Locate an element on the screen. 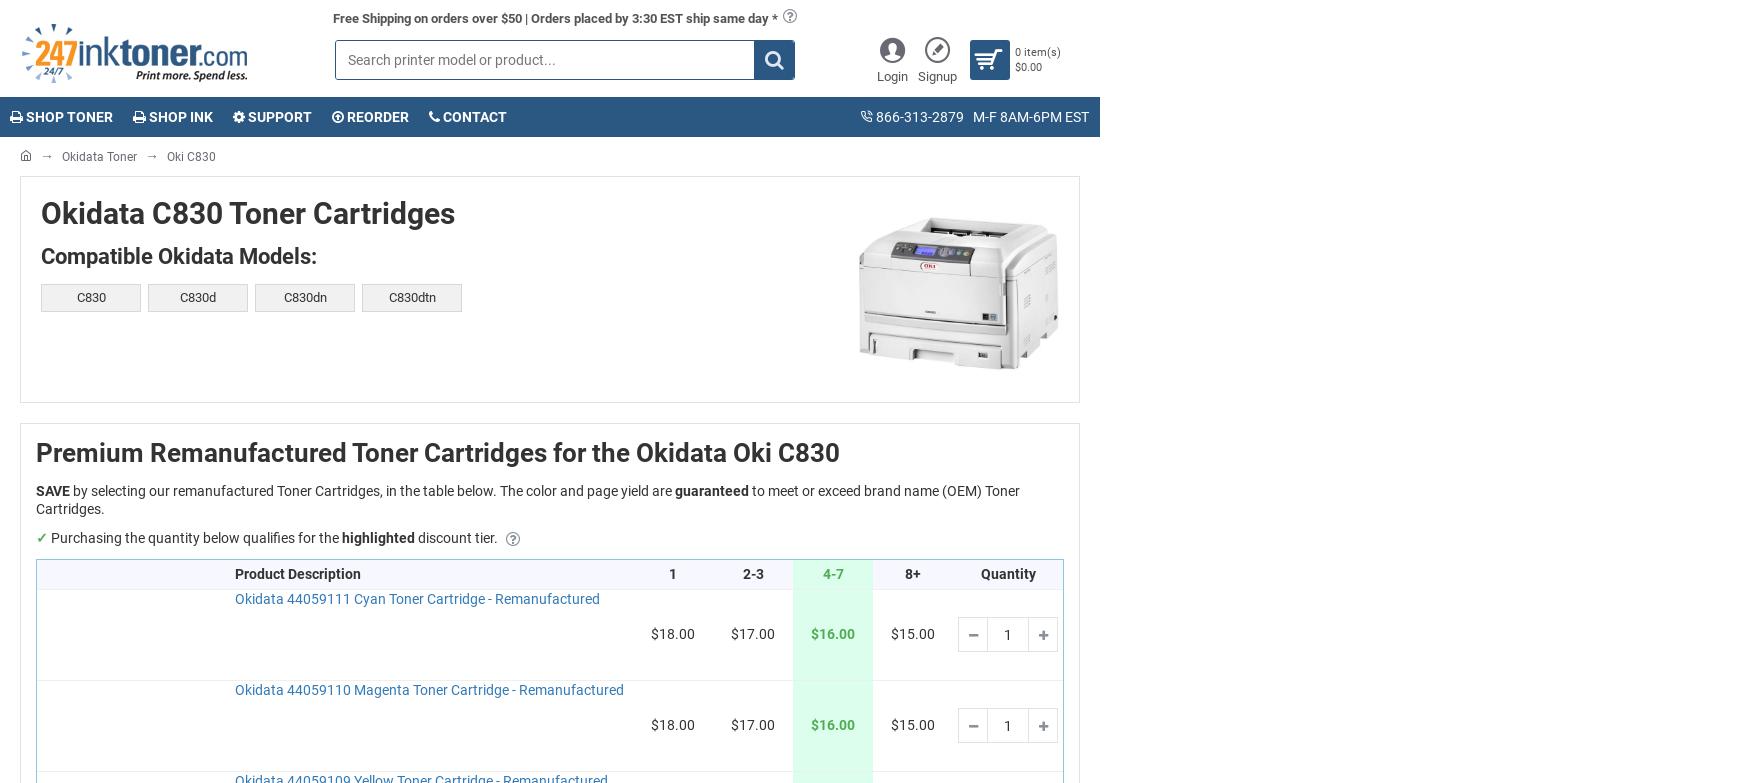 The image size is (1740, 783). 'Reorder' is located at coordinates (343, 115).